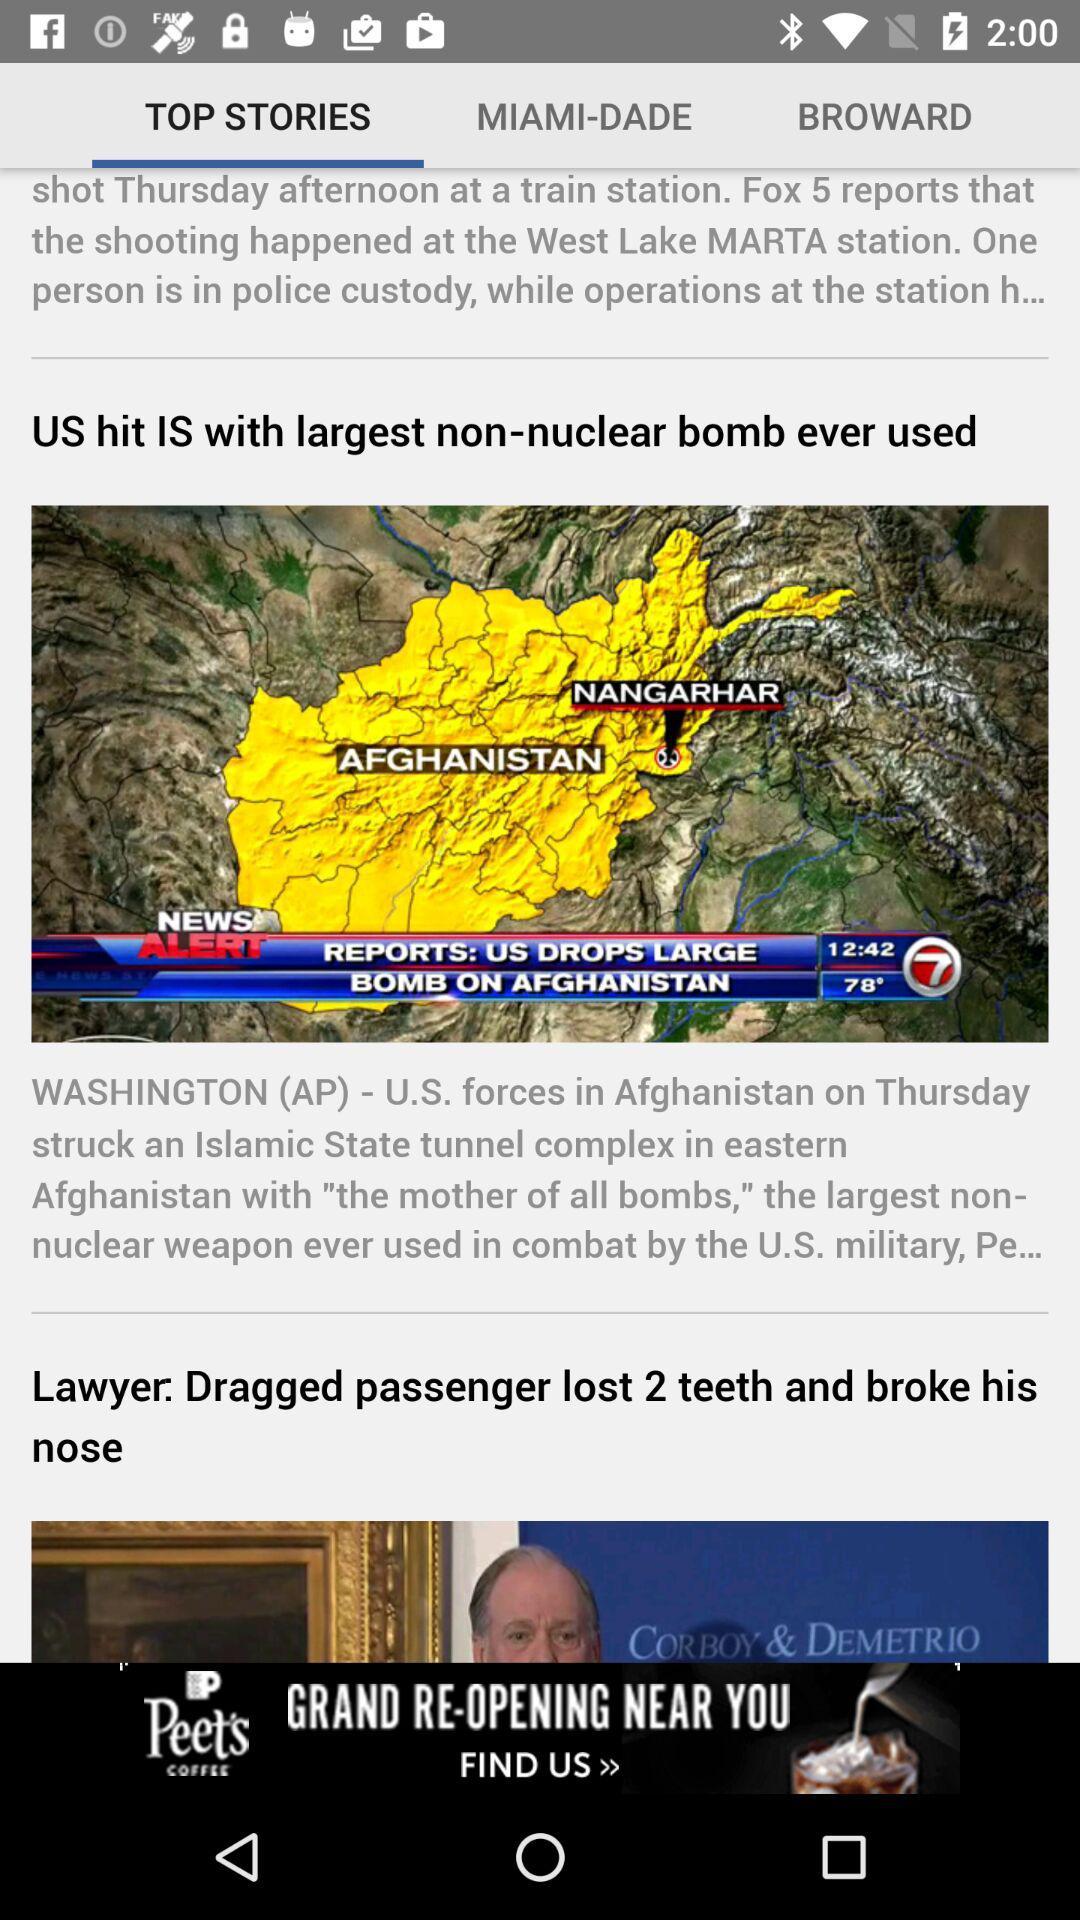  What do you see at coordinates (540, 1727) in the screenshot?
I see `open advertising` at bounding box center [540, 1727].